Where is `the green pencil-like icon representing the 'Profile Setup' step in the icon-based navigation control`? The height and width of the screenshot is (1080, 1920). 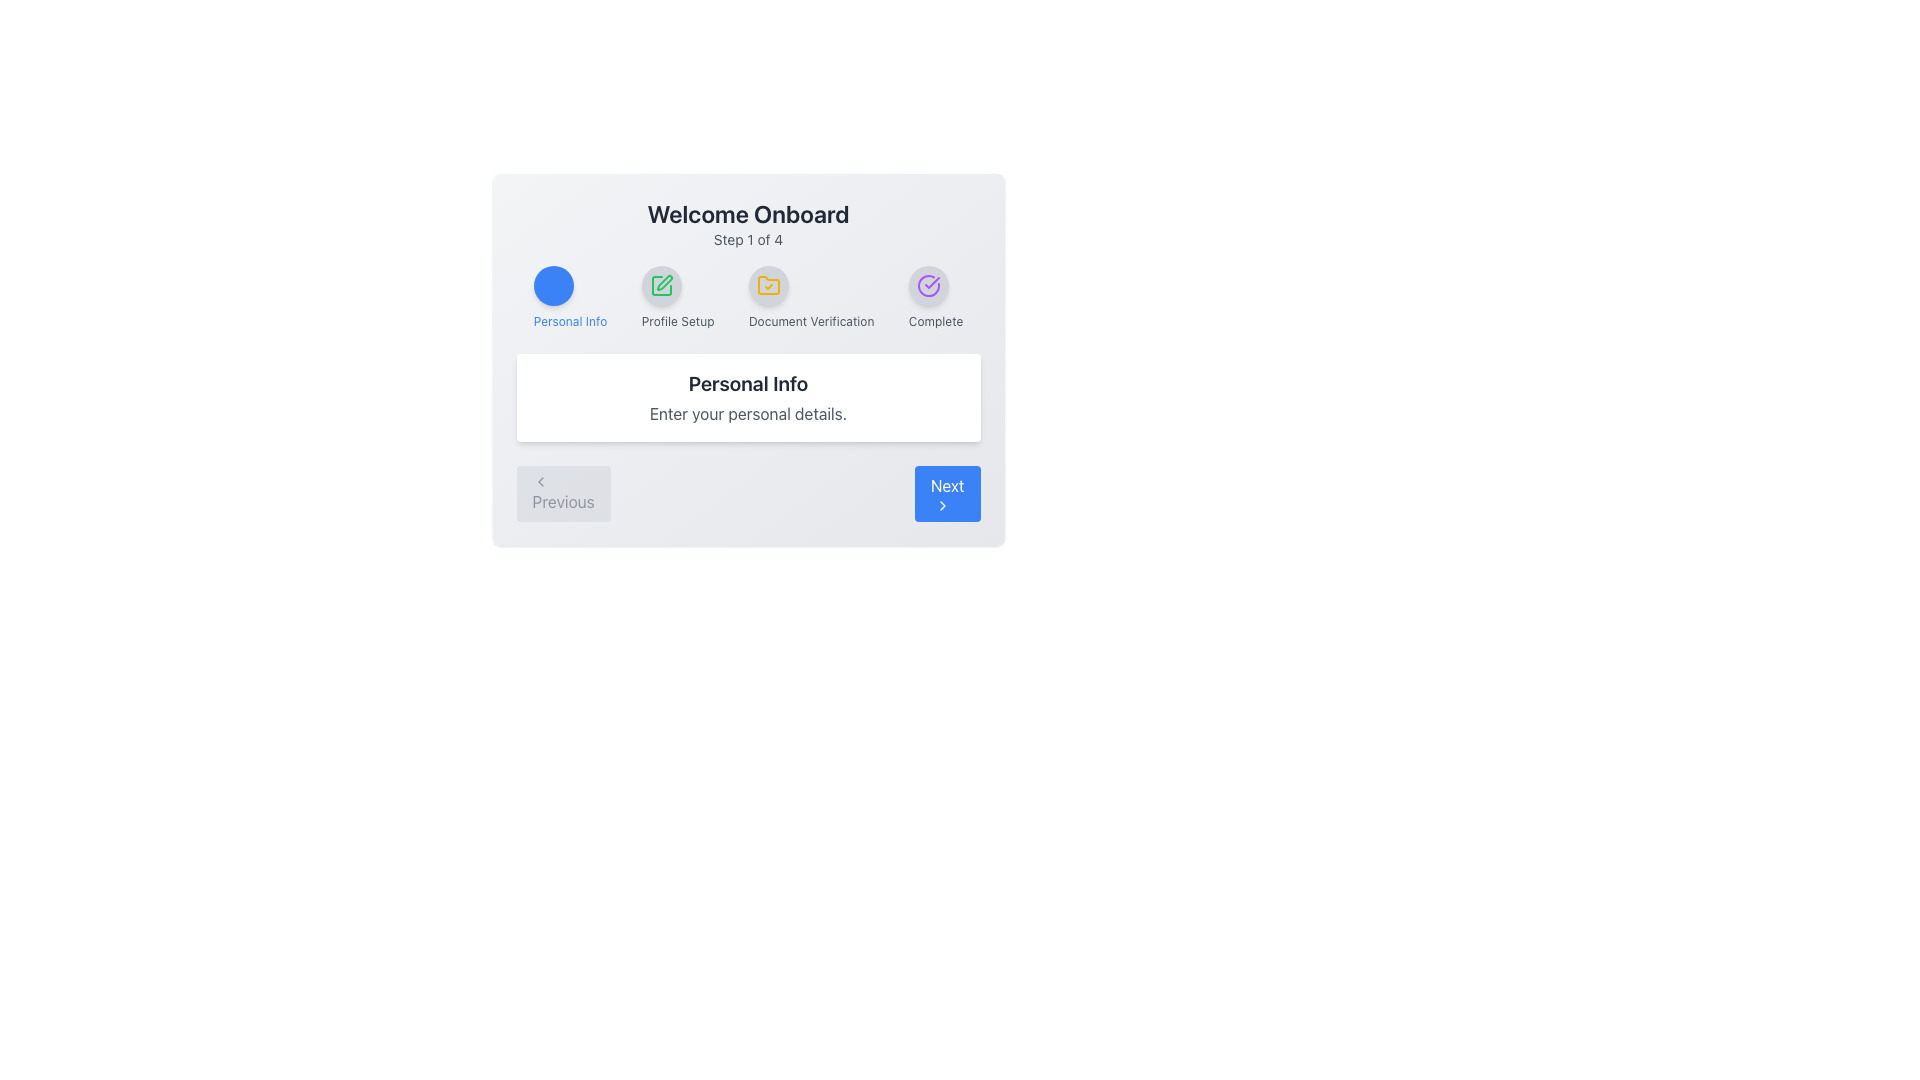
the green pencil-like icon representing the 'Profile Setup' step in the icon-based navigation control is located at coordinates (664, 282).